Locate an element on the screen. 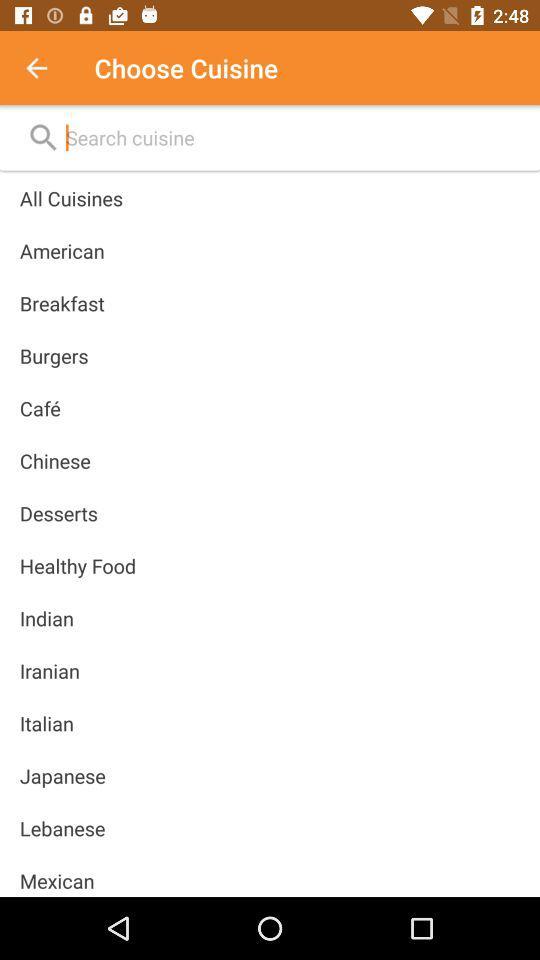 The height and width of the screenshot is (960, 540). the item above lebanese is located at coordinates (62, 775).